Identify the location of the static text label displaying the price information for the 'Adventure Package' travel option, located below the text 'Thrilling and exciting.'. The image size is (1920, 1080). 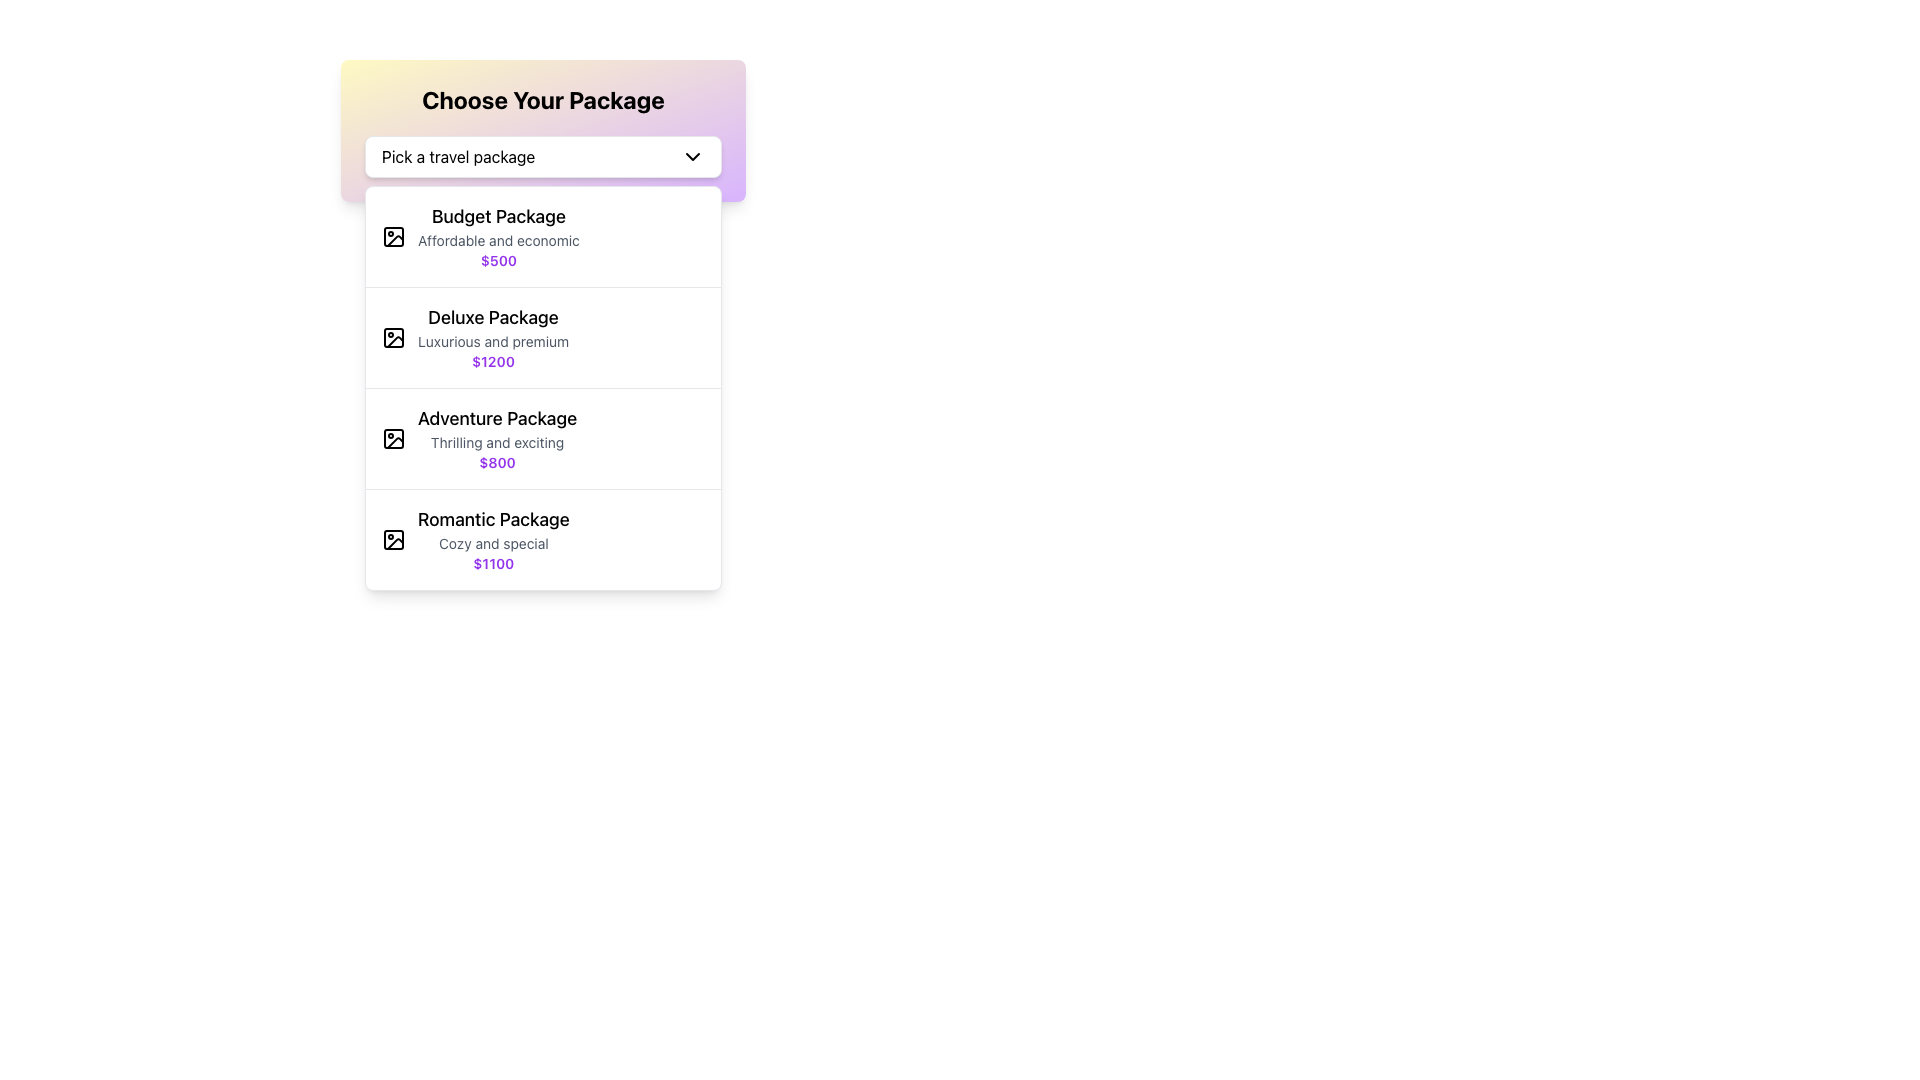
(497, 462).